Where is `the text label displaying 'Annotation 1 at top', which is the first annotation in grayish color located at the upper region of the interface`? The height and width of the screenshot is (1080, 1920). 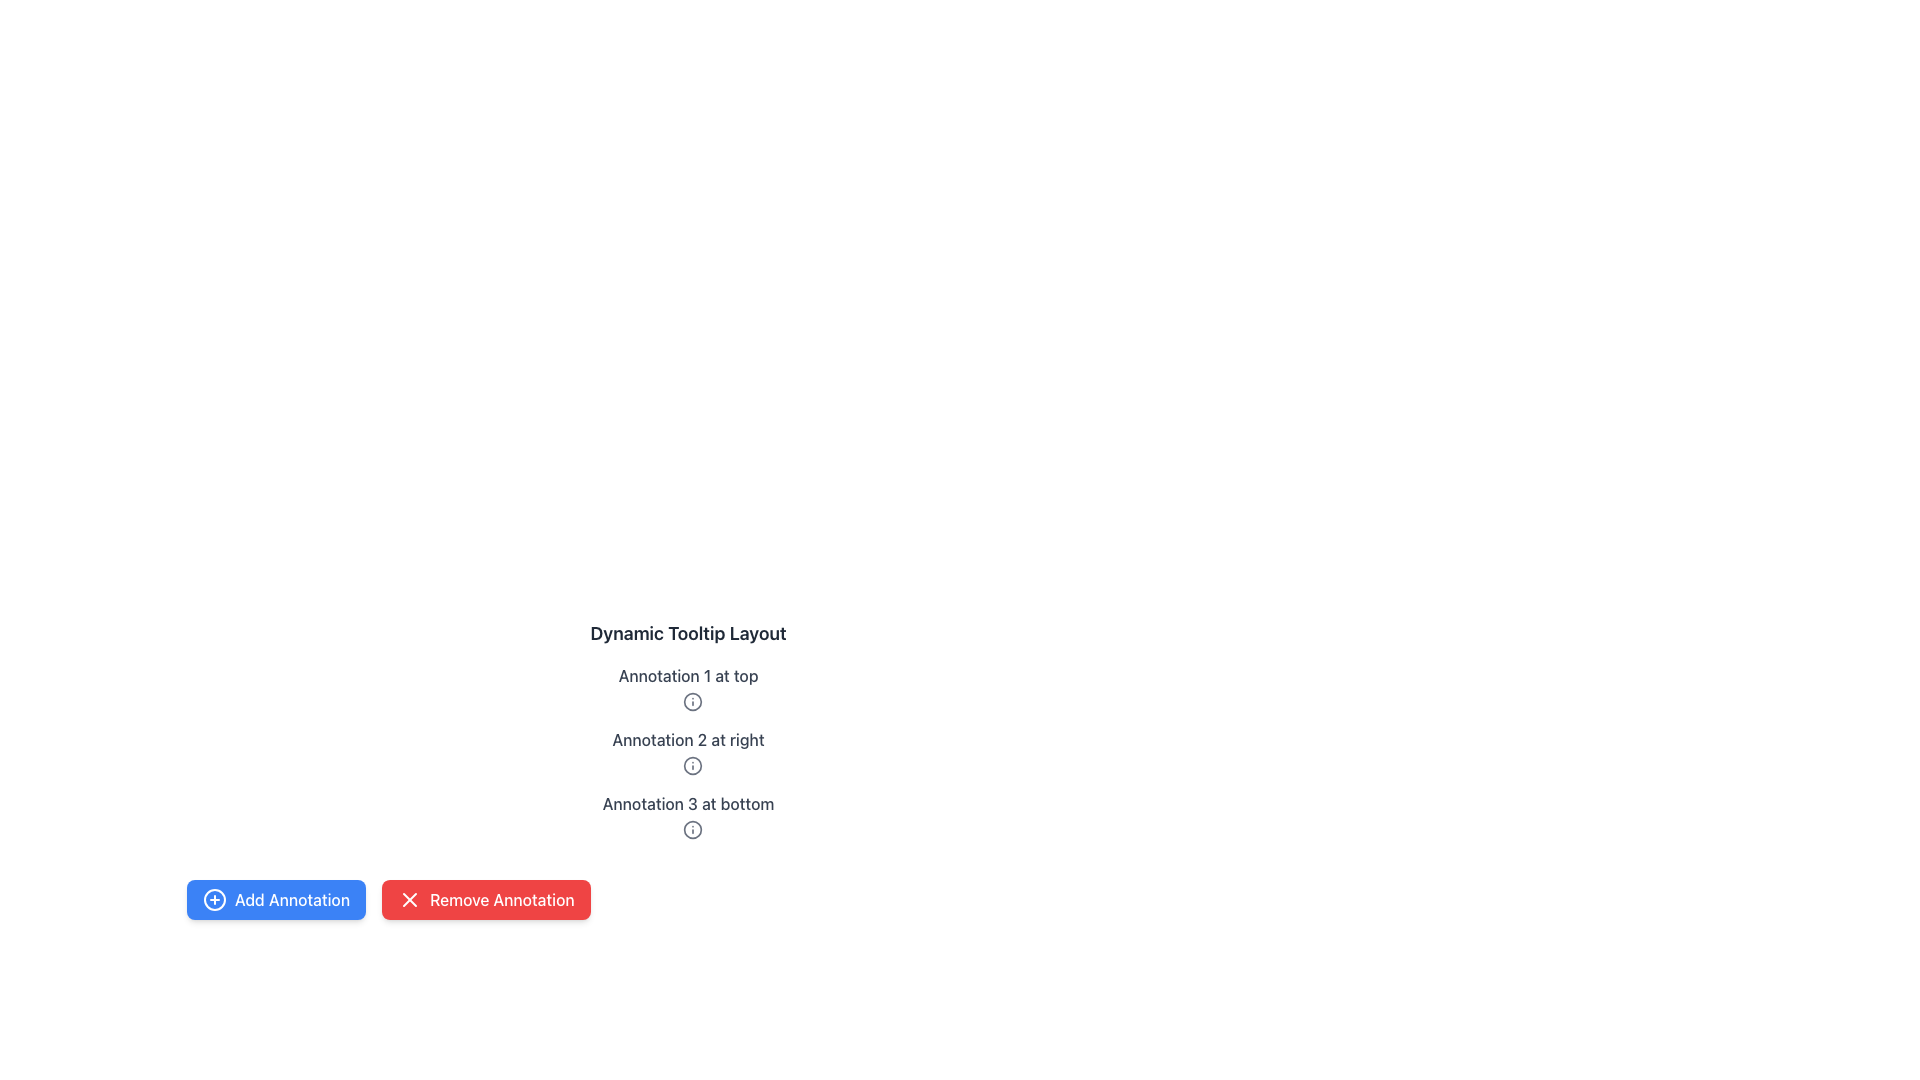
the text label displaying 'Annotation 1 at top', which is the first annotation in grayish color located at the upper region of the interface is located at coordinates (688, 675).